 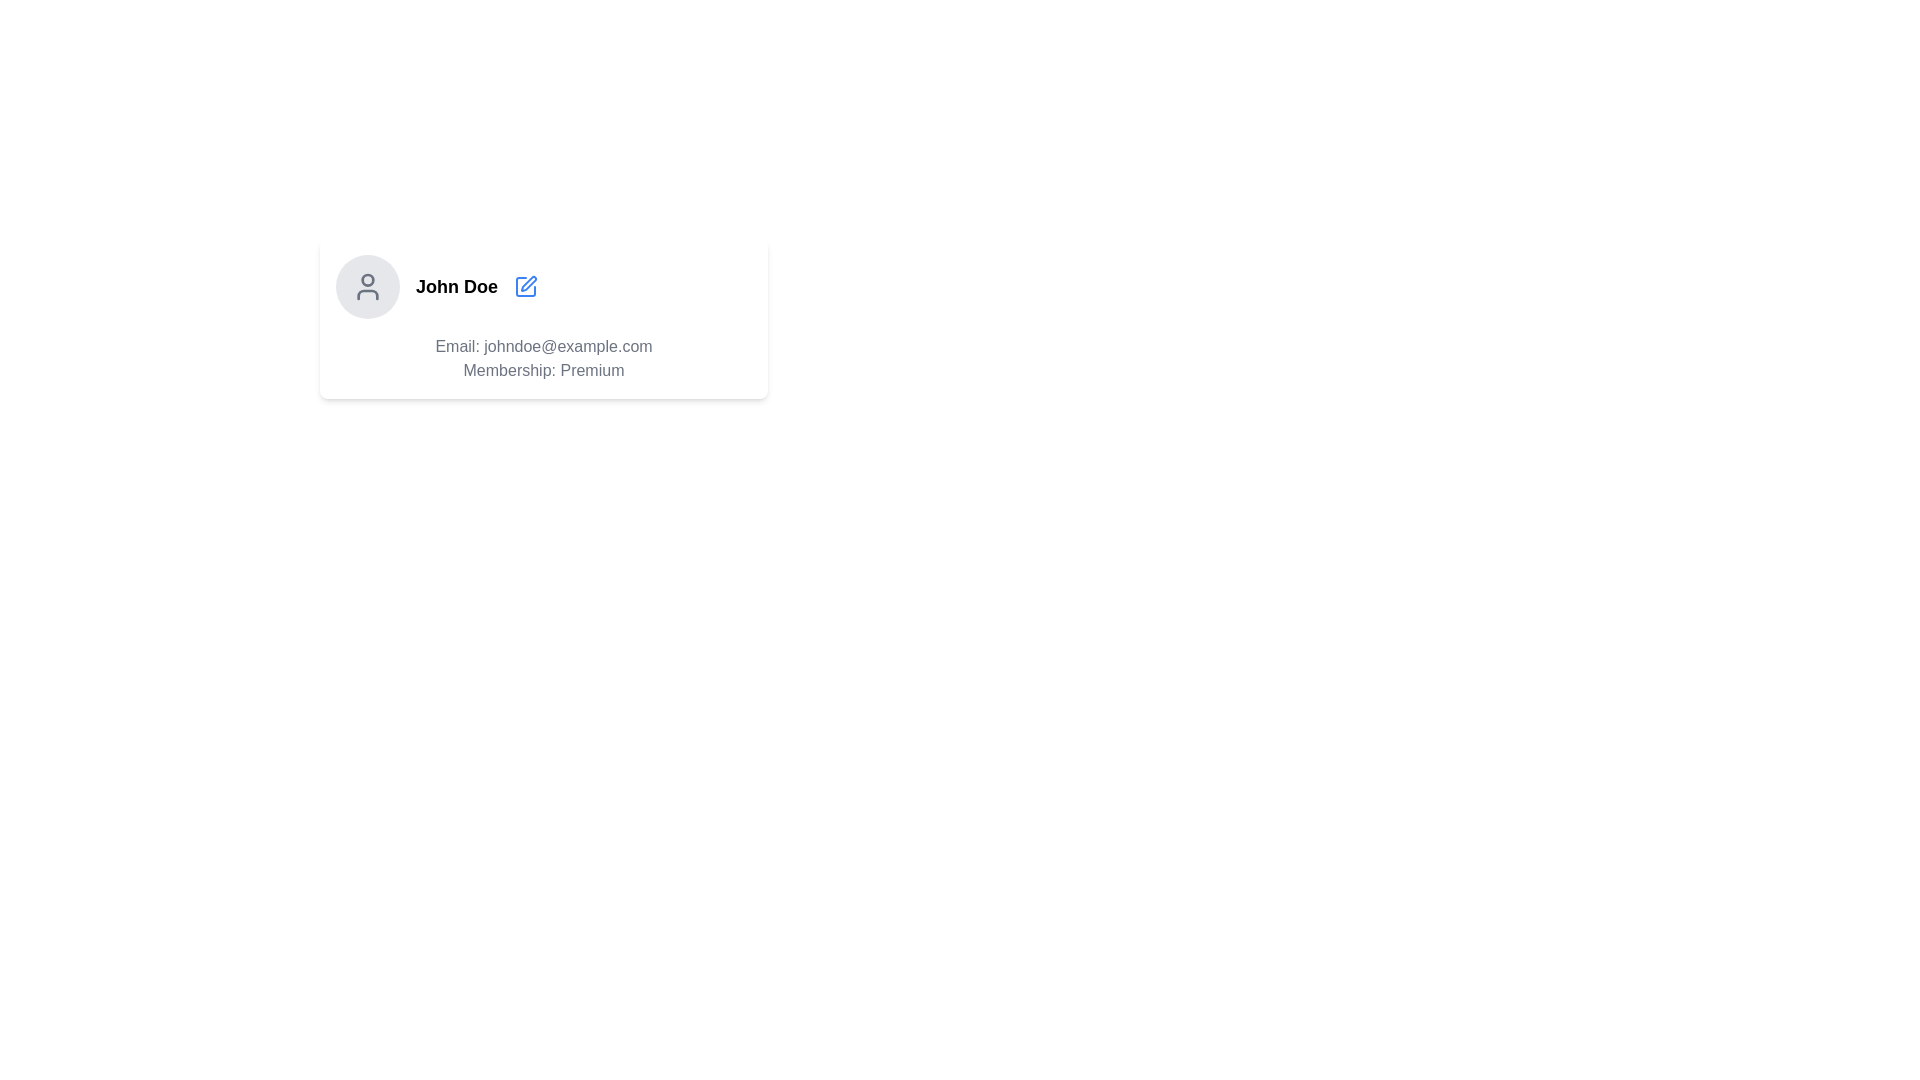 I want to click on the edit icon button located to the right of 'John Doe', so click(x=526, y=286).